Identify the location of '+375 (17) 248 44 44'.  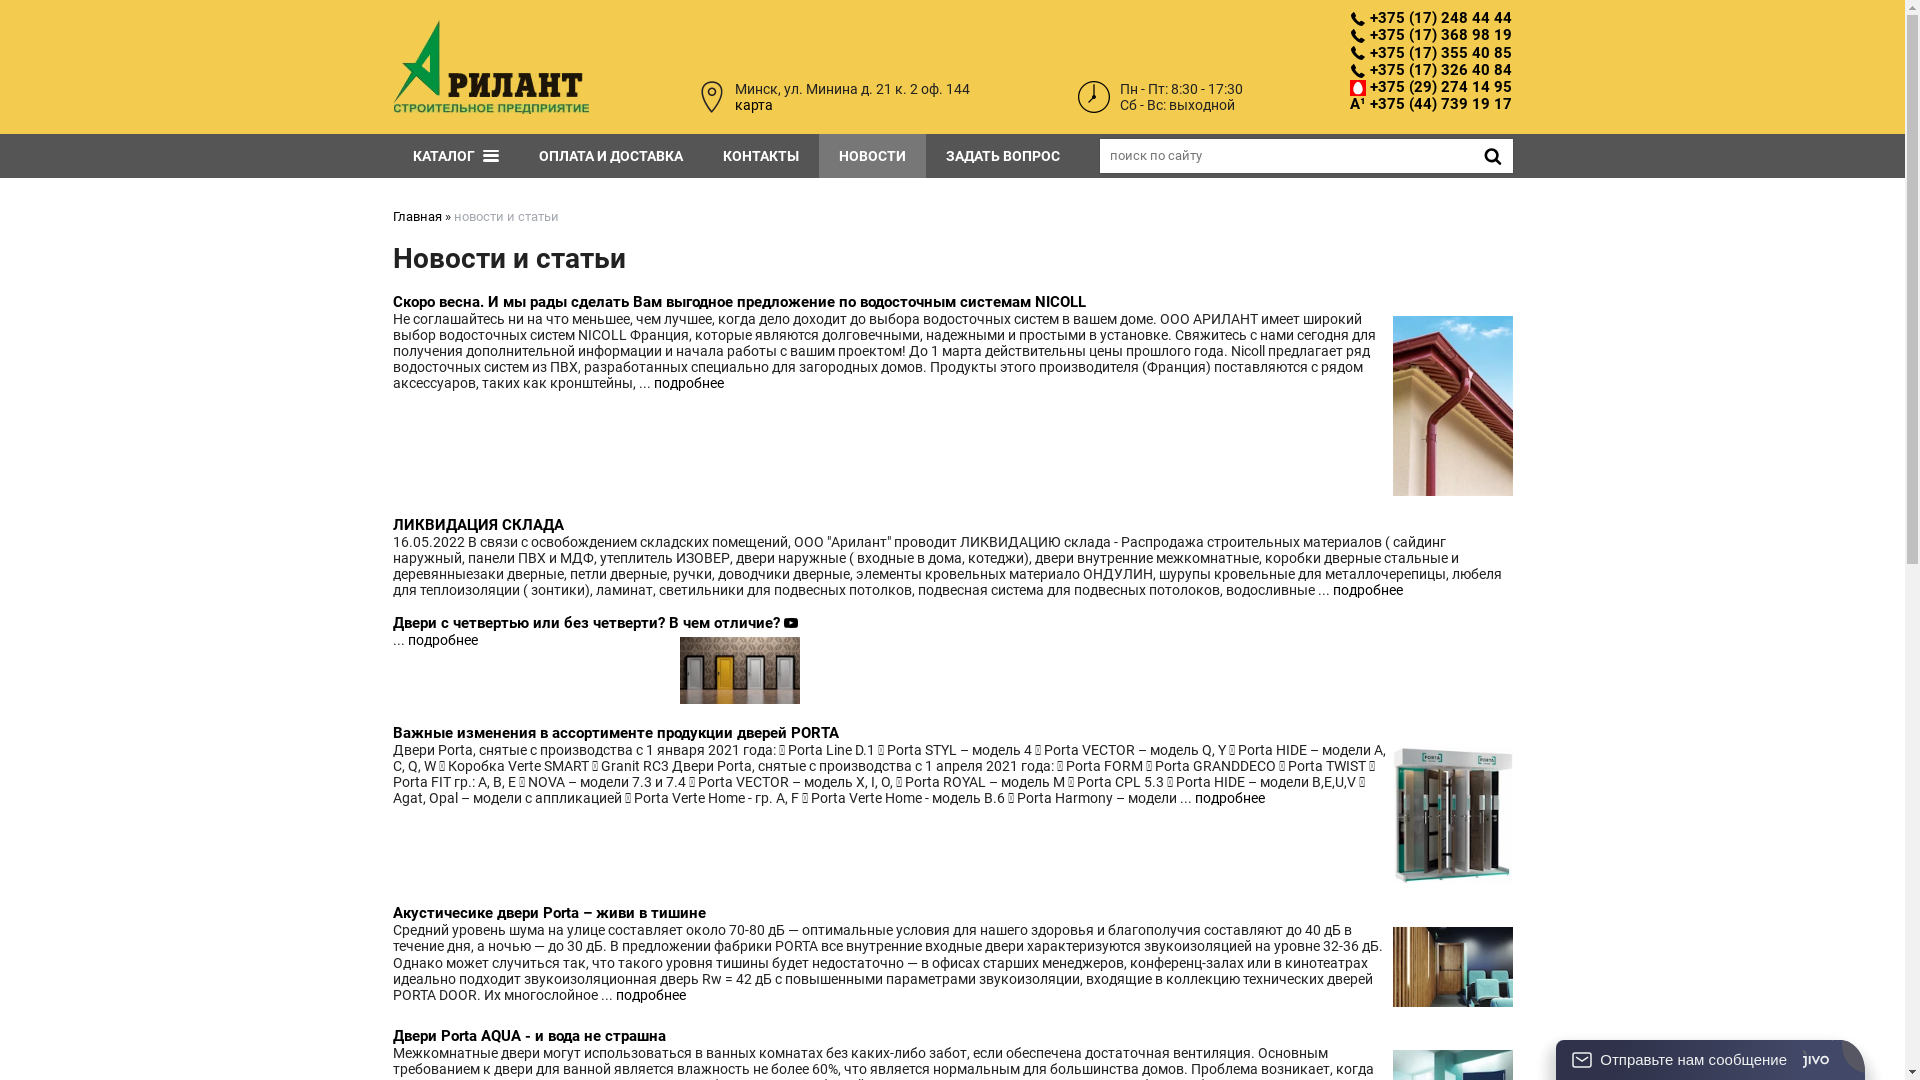
(1349, 18).